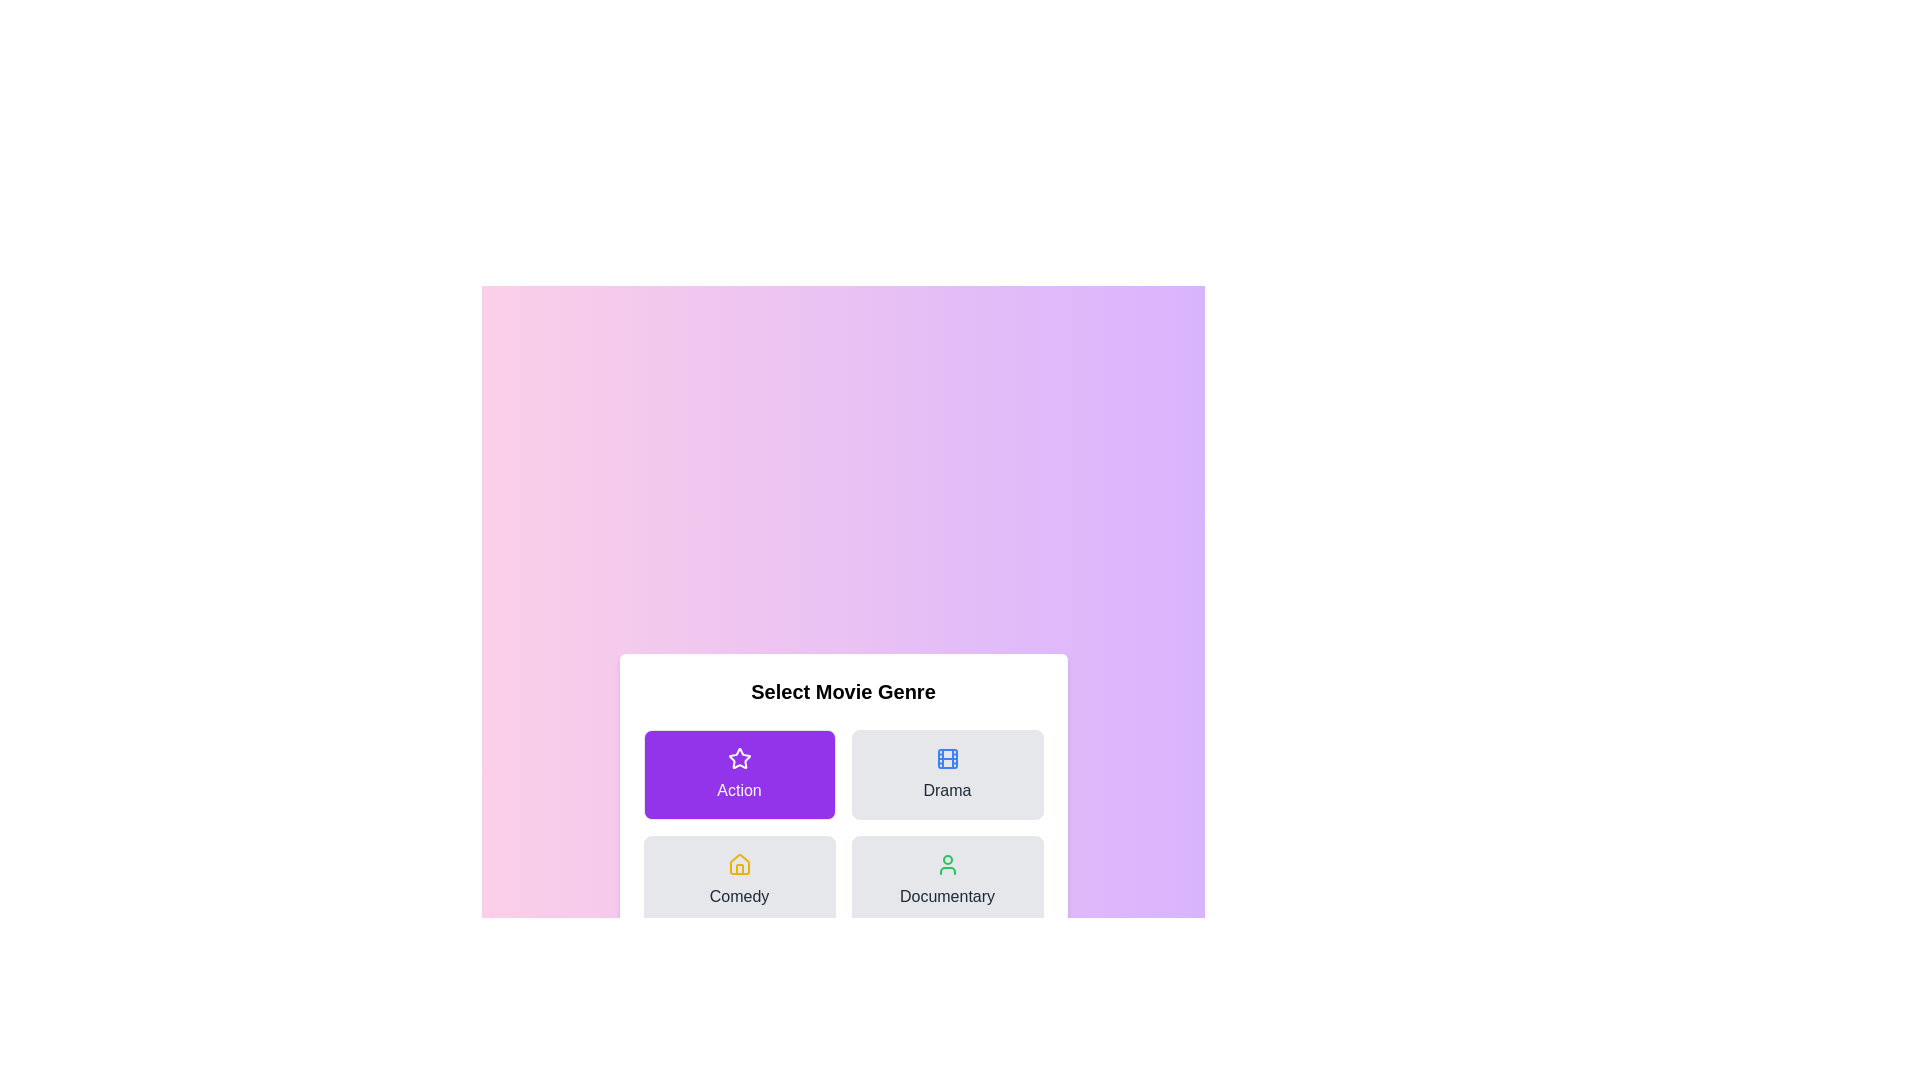  I want to click on the button representing the genre Documentary, so click(946, 879).